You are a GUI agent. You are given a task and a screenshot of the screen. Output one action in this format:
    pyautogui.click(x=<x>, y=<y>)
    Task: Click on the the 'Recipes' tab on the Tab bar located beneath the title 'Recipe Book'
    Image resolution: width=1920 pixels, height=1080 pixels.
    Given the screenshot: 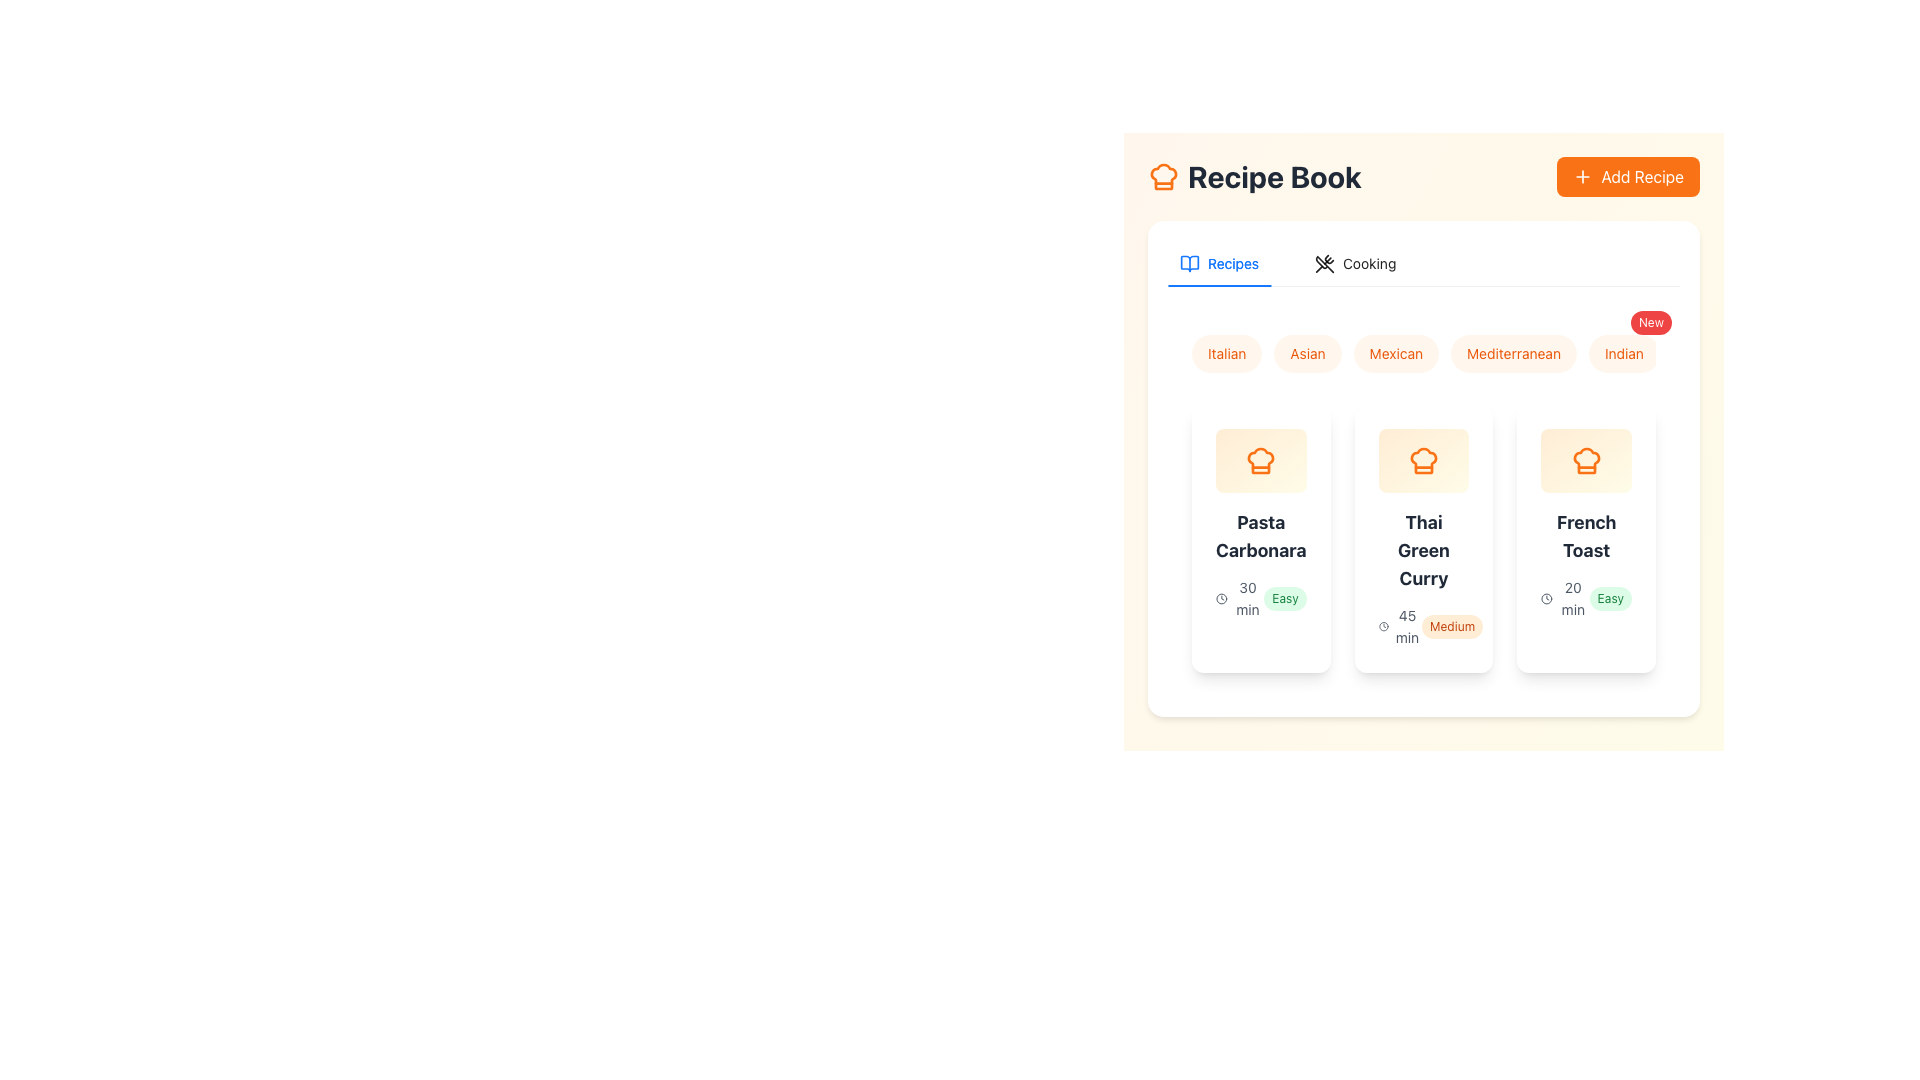 What is the action you would take?
    pyautogui.click(x=1288, y=262)
    